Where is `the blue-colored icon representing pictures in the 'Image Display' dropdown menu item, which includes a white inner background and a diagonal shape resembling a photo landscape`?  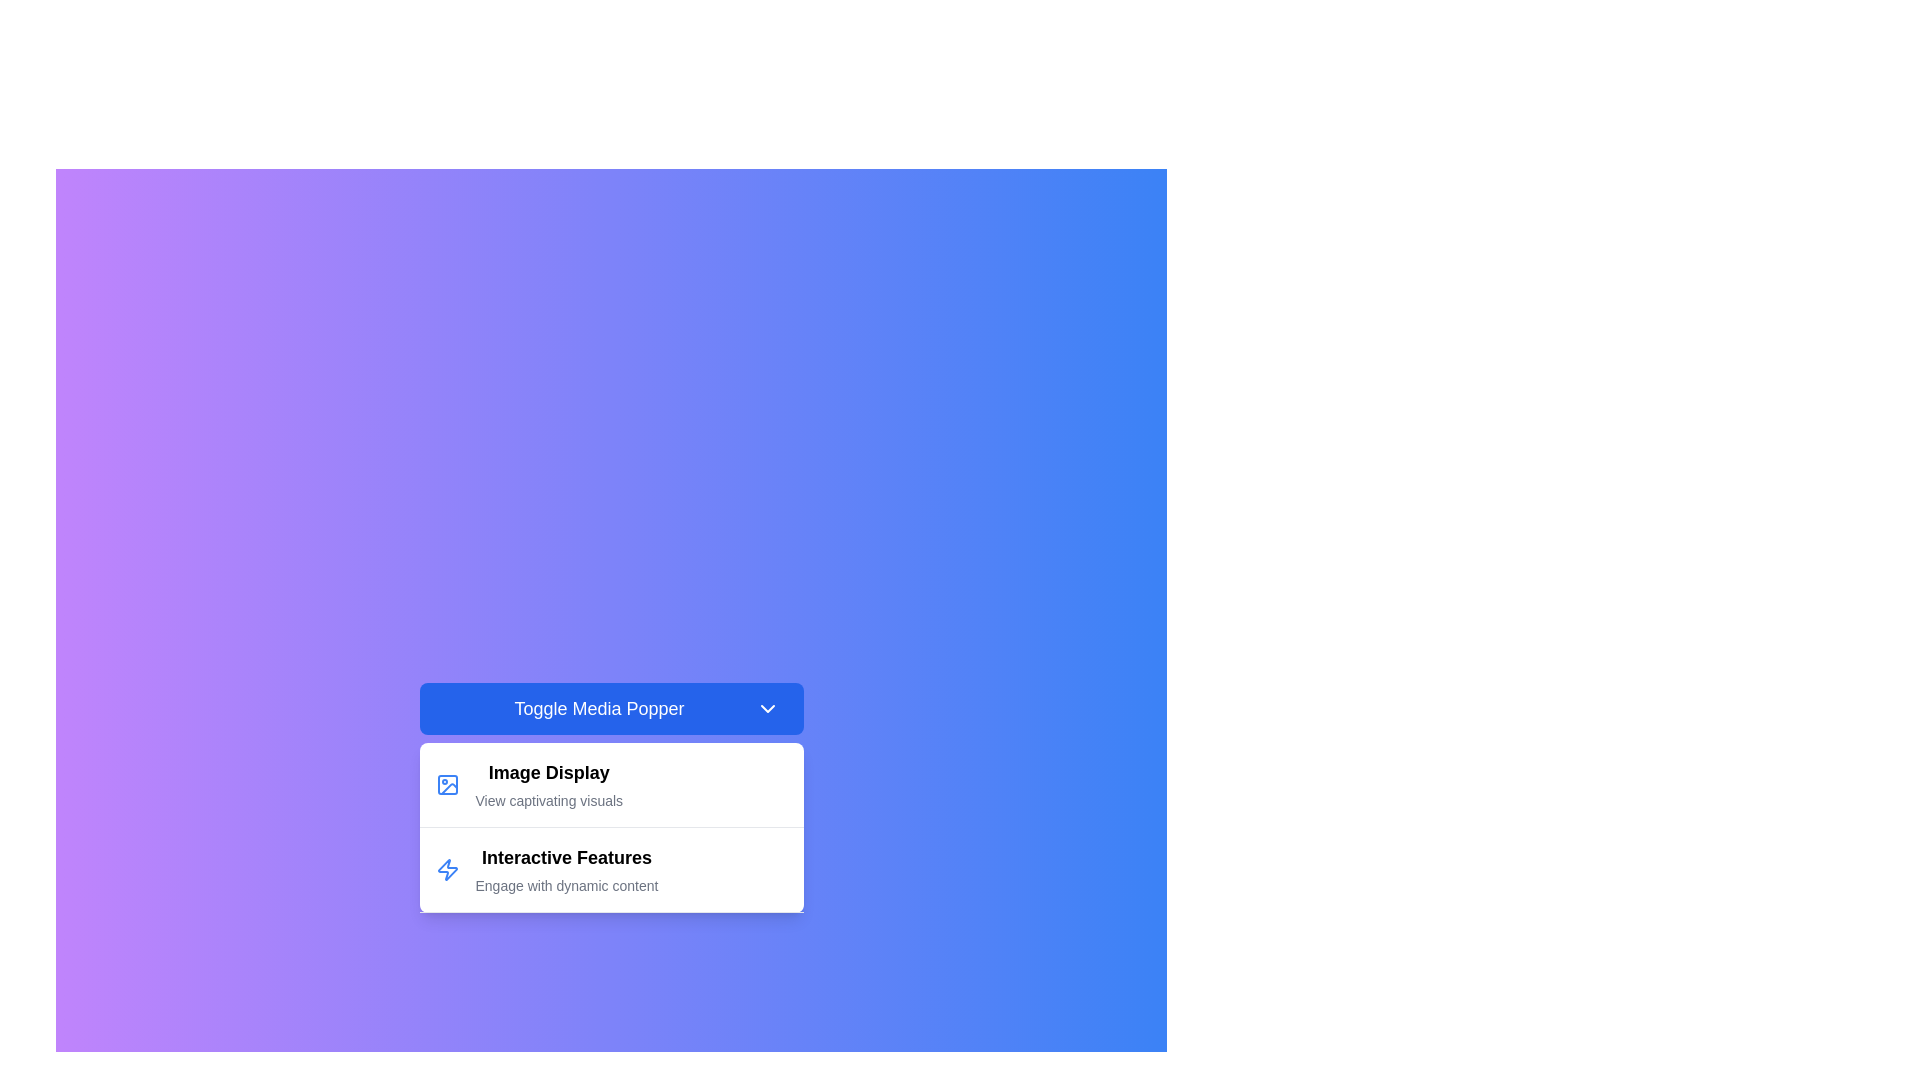
the blue-colored icon representing pictures in the 'Image Display' dropdown menu item, which includes a white inner background and a diagonal shape resembling a photo landscape is located at coordinates (446, 784).